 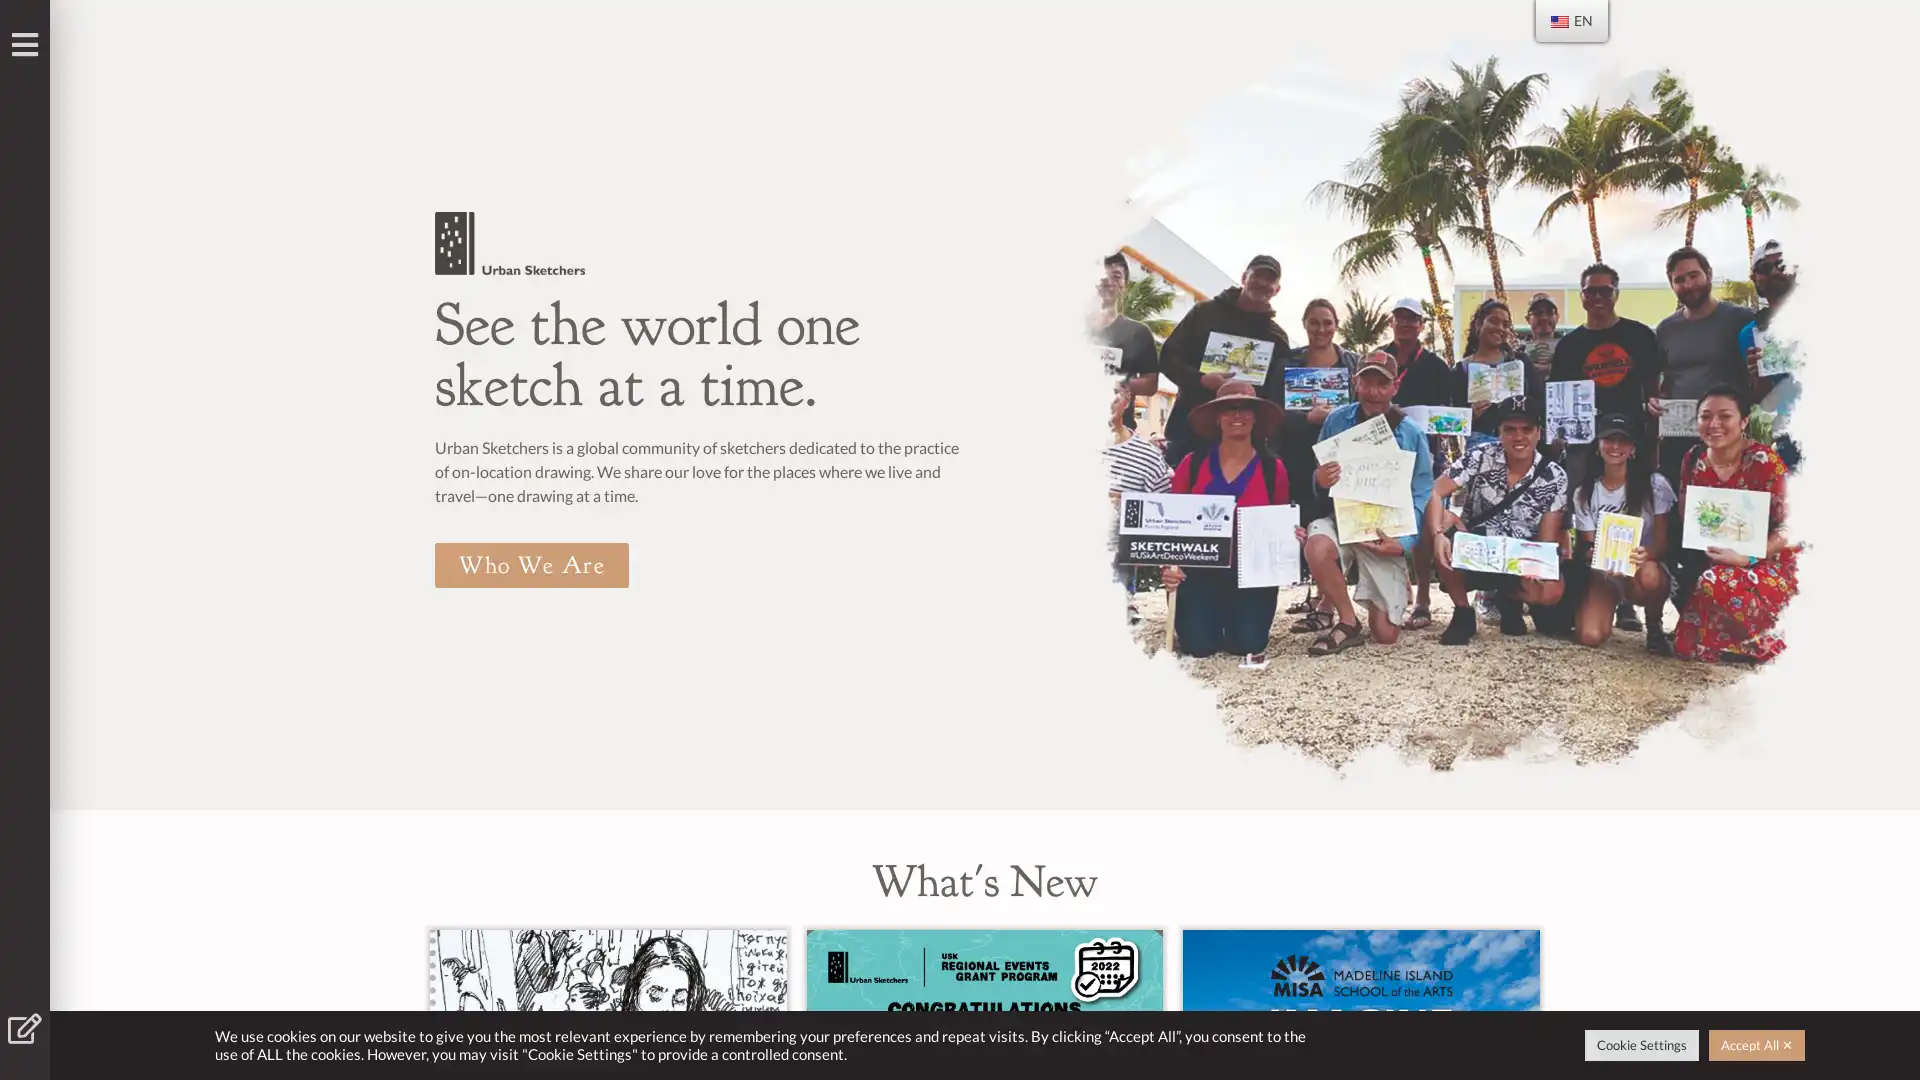 I want to click on Accept All, so click(x=1755, y=1044).